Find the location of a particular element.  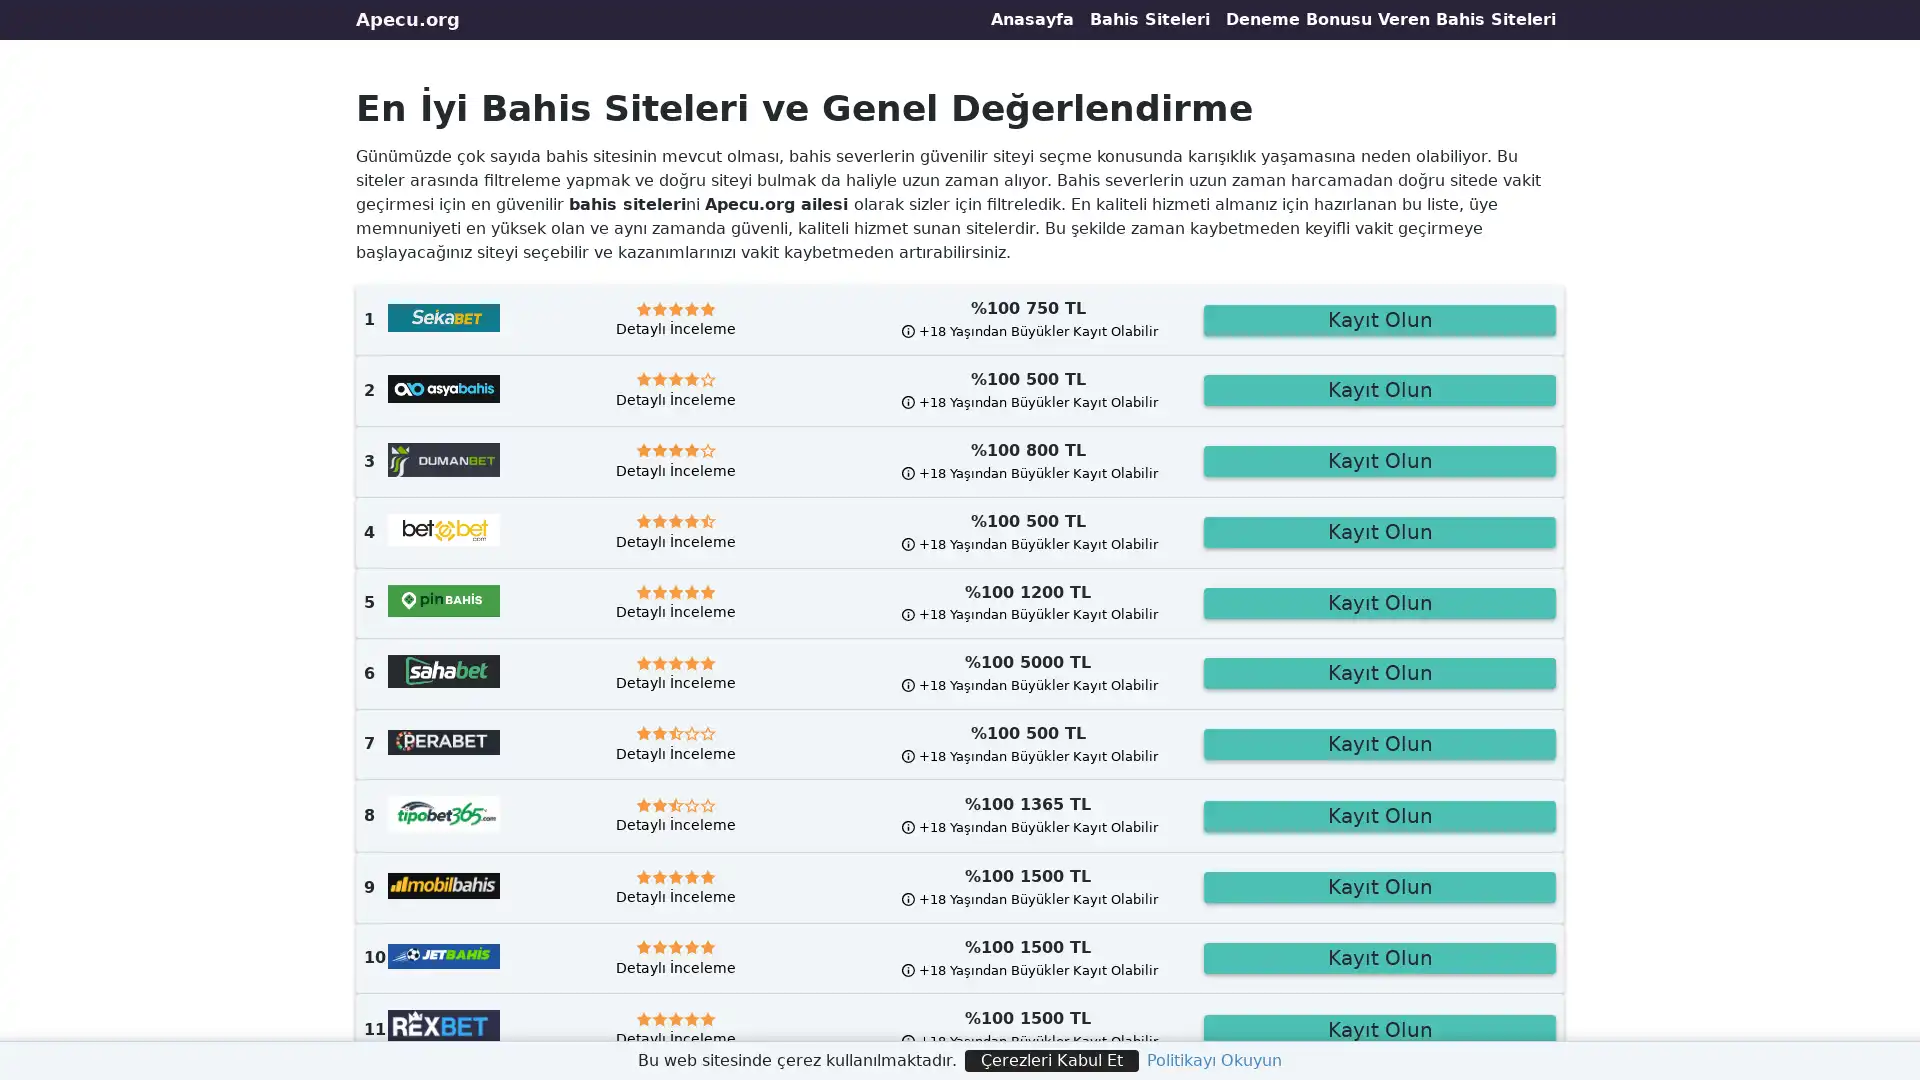

Load terms and conditions is located at coordinates (1027, 755).